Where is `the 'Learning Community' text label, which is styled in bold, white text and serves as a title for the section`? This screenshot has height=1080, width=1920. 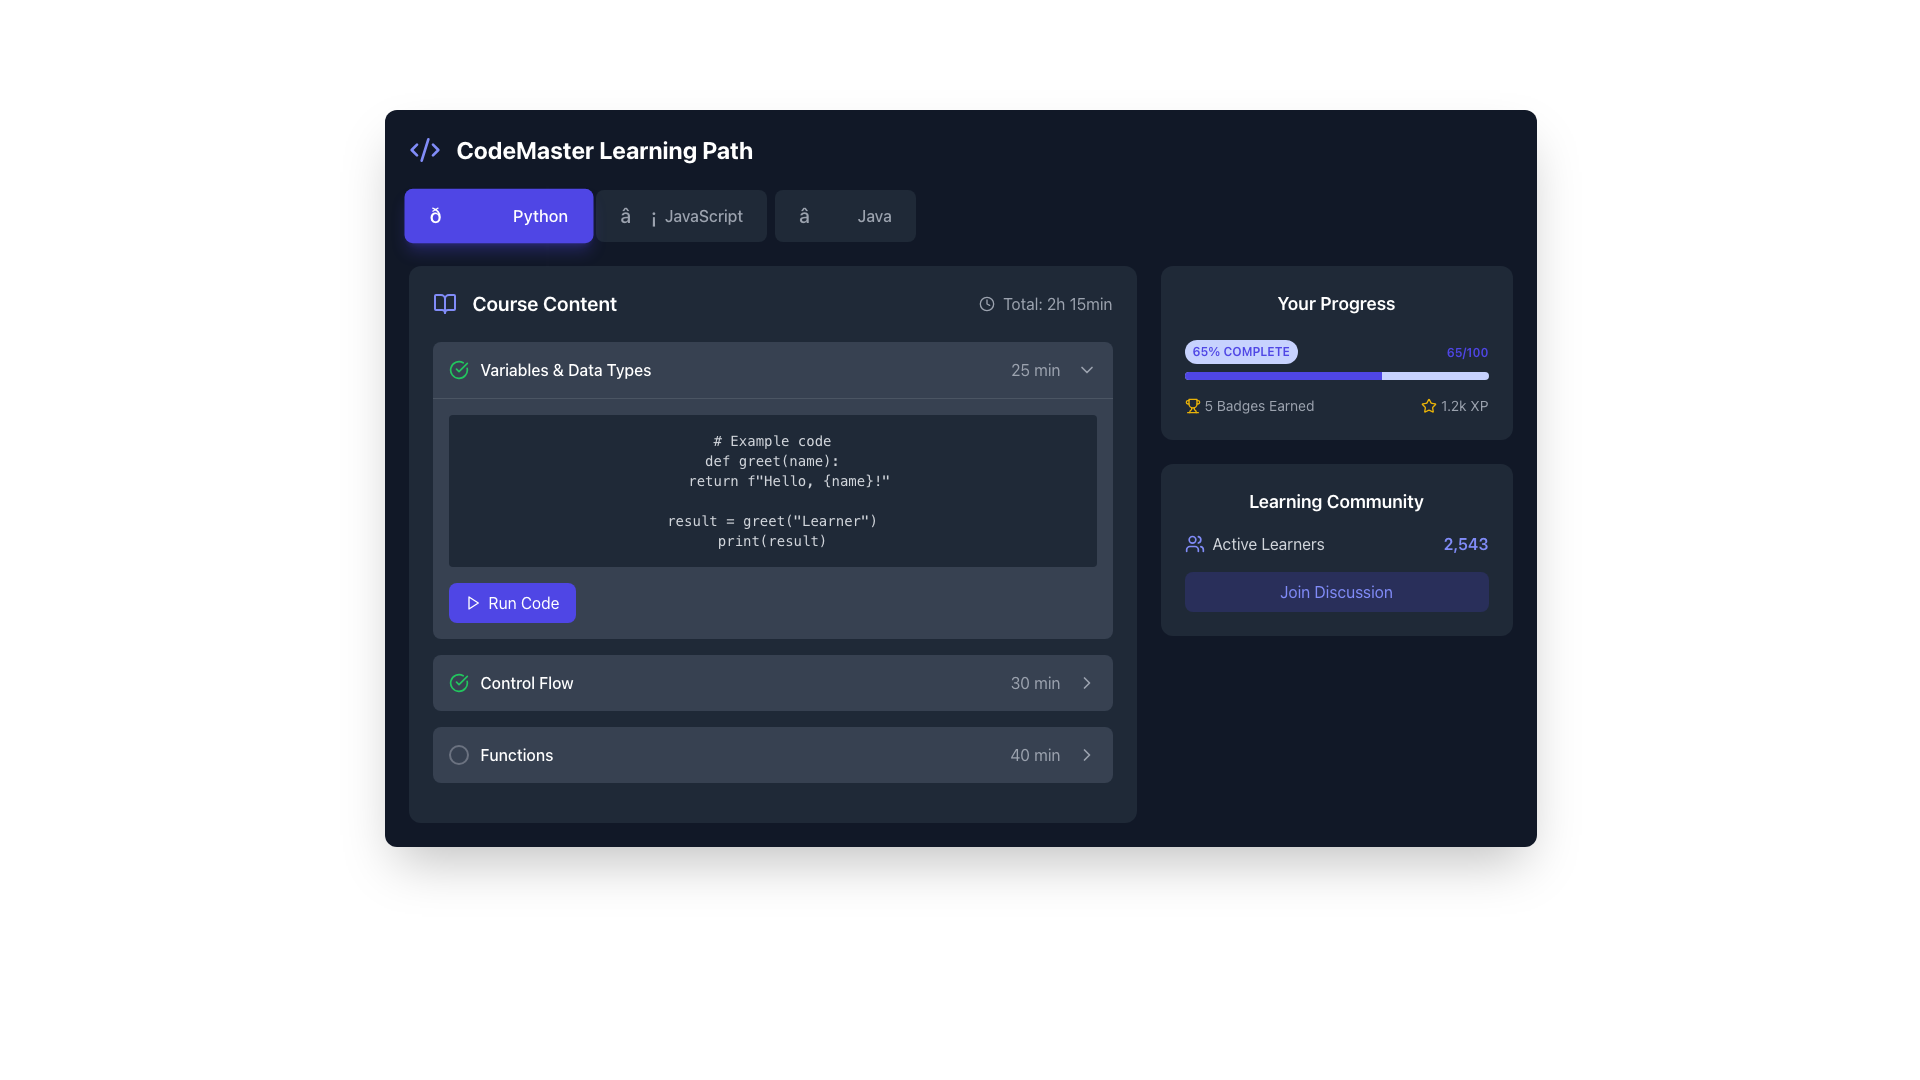 the 'Learning Community' text label, which is styled in bold, white text and serves as a title for the section is located at coordinates (1336, 500).